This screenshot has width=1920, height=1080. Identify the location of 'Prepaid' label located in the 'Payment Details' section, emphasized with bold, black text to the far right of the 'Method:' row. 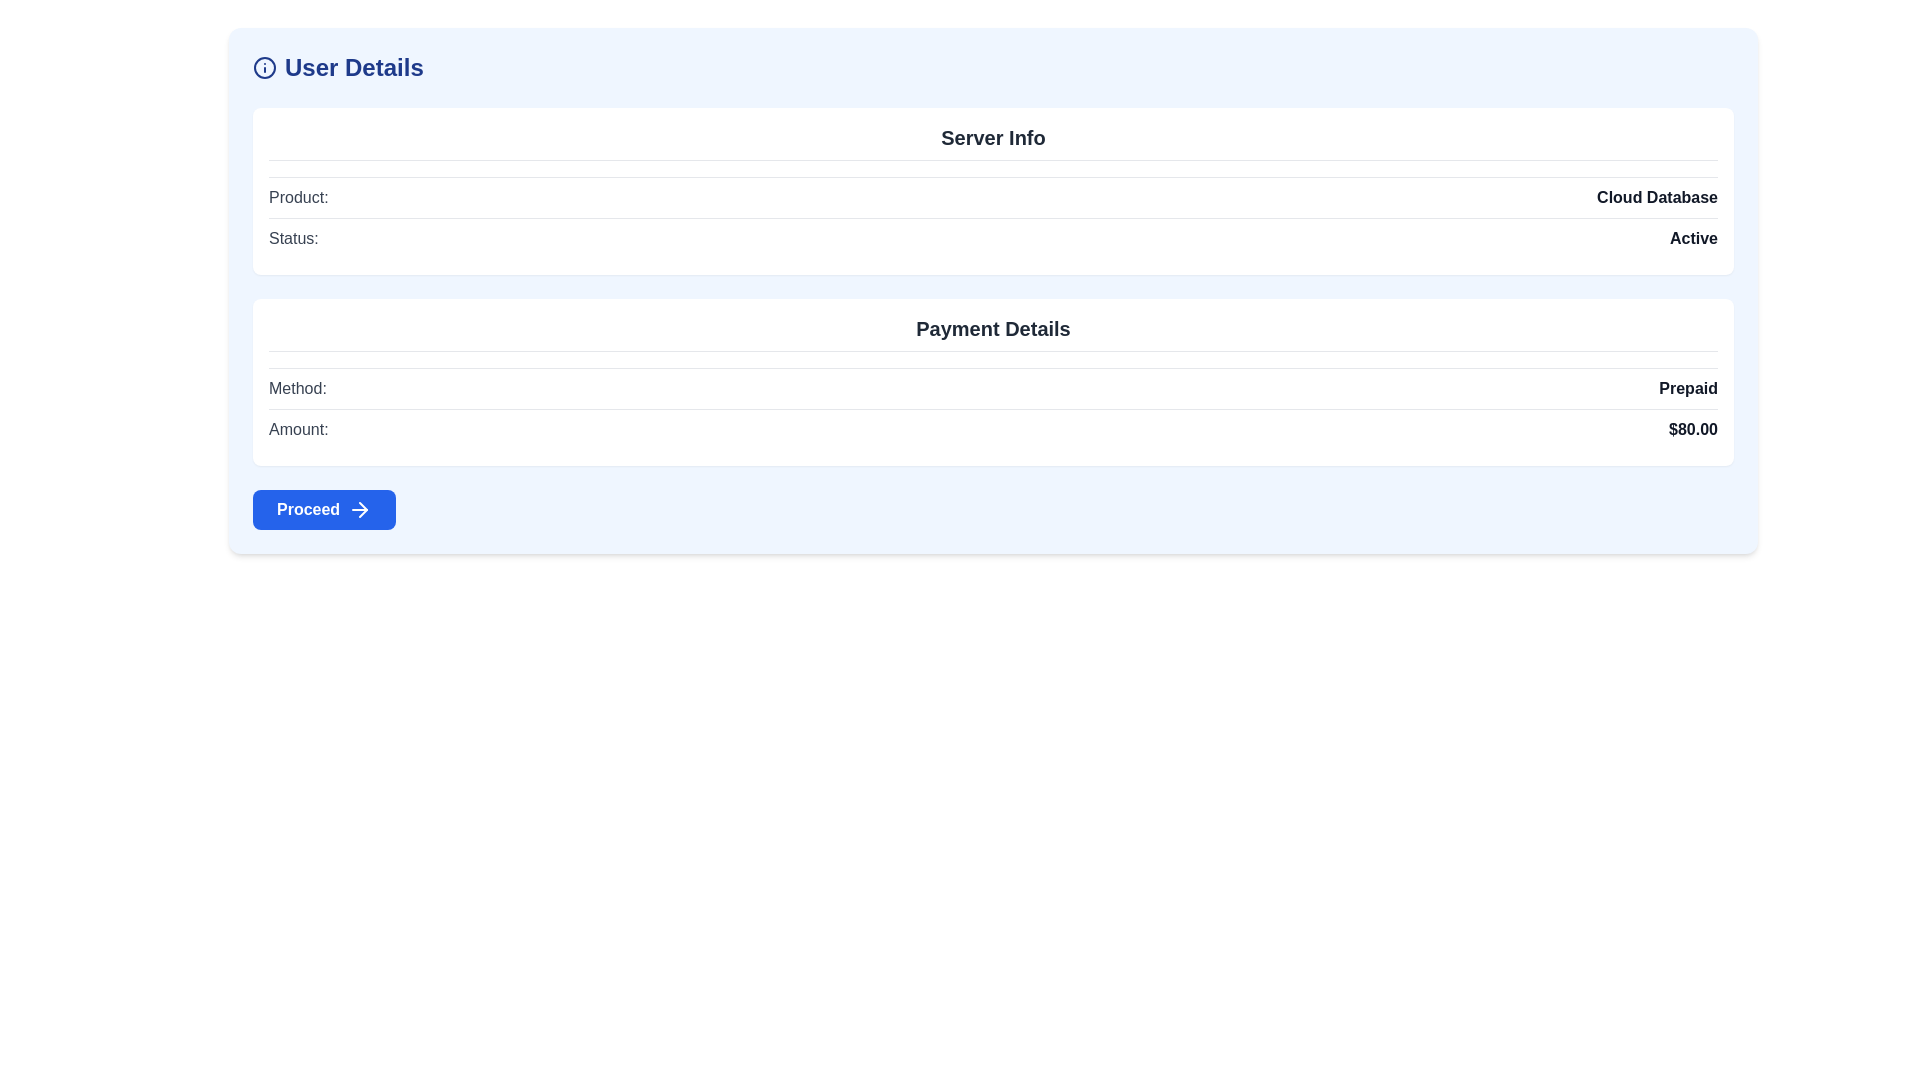
(1687, 389).